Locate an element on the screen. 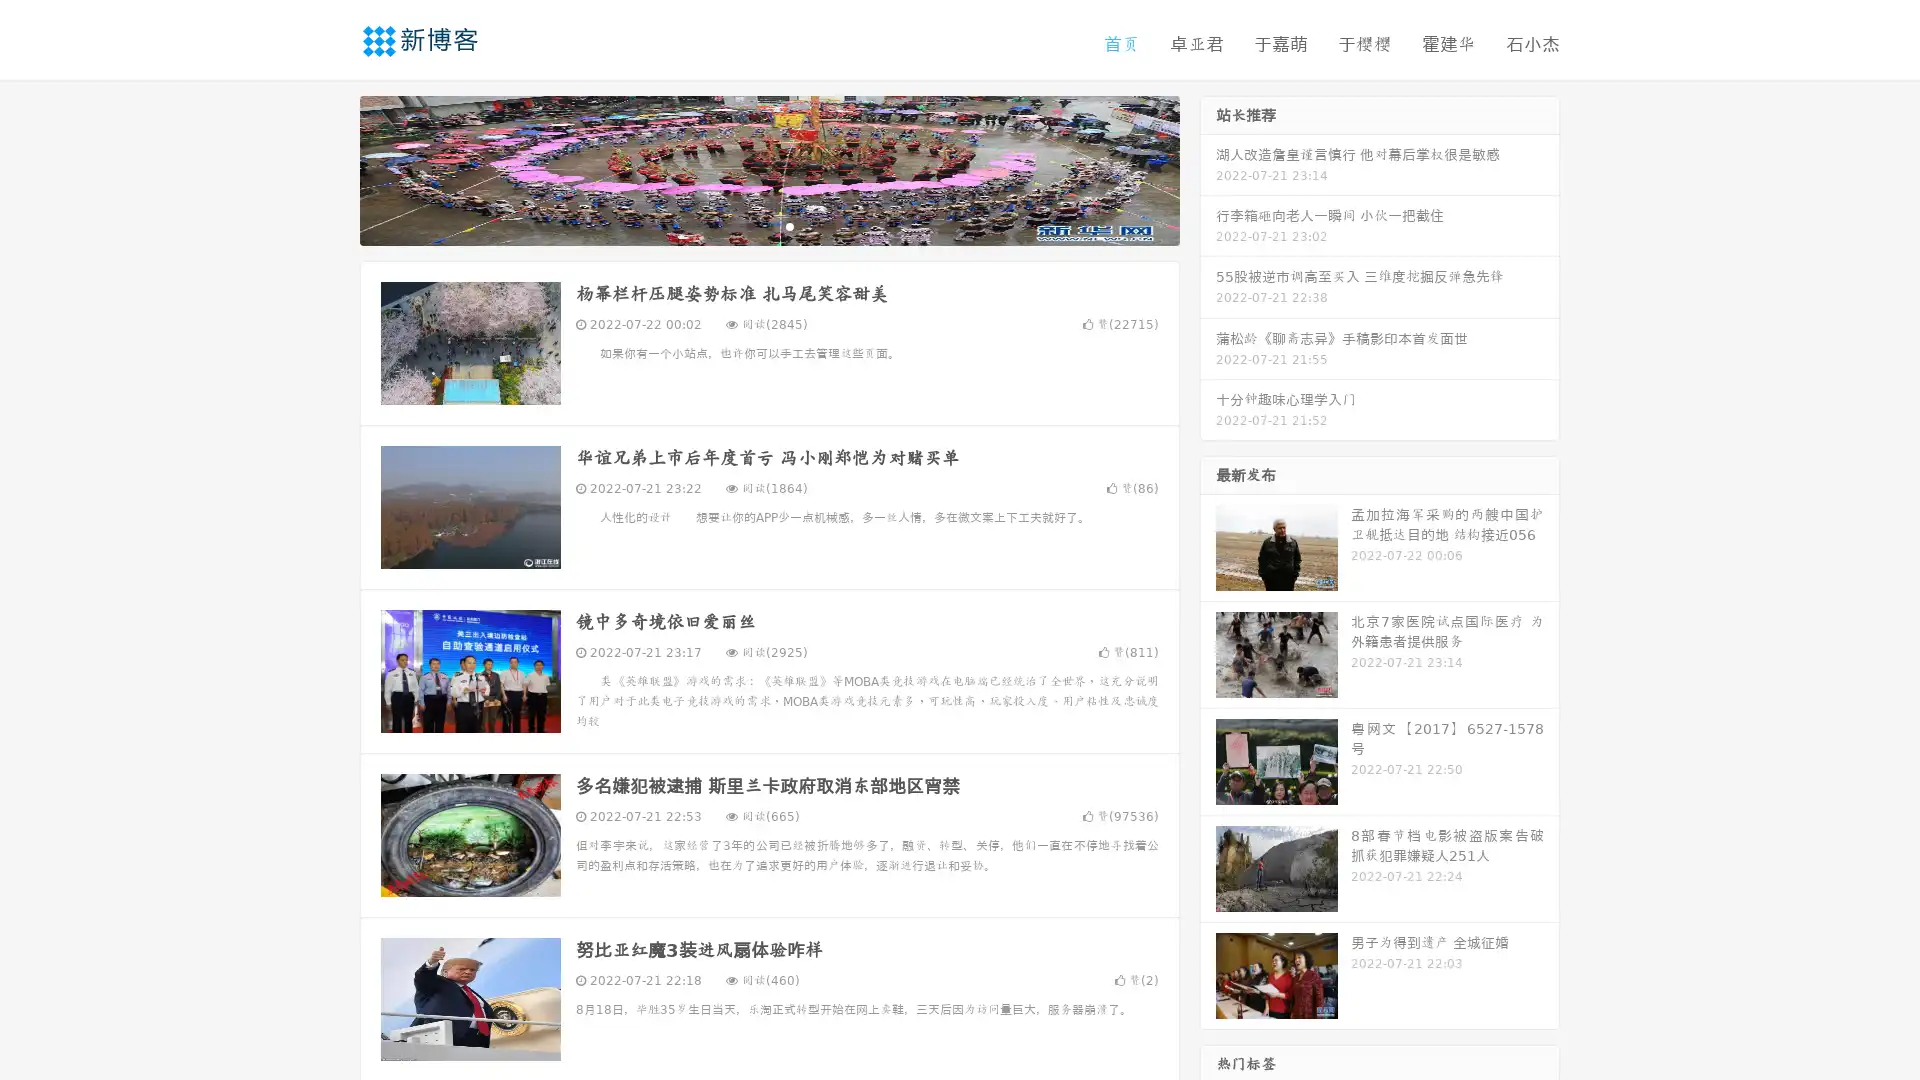 Image resolution: width=1920 pixels, height=1080 pixels. Next slide is located at coordinates (1208, 168).